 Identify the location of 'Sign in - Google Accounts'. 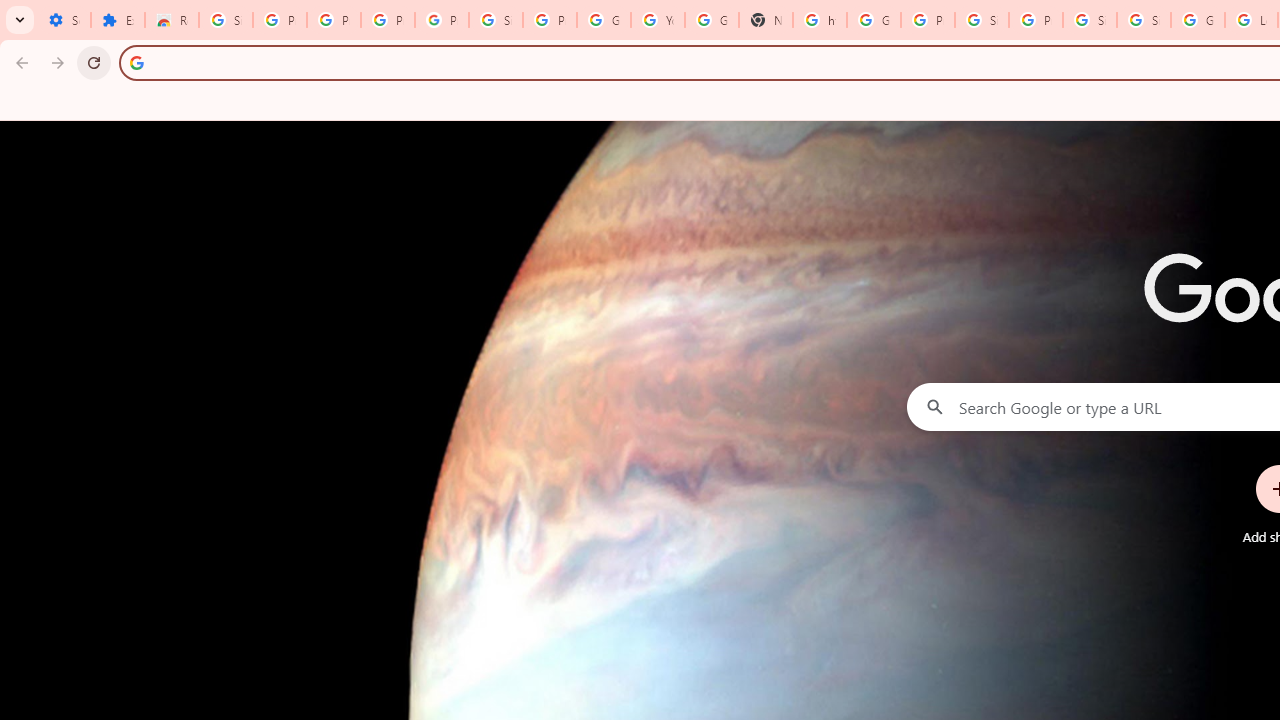
(1144, 20).